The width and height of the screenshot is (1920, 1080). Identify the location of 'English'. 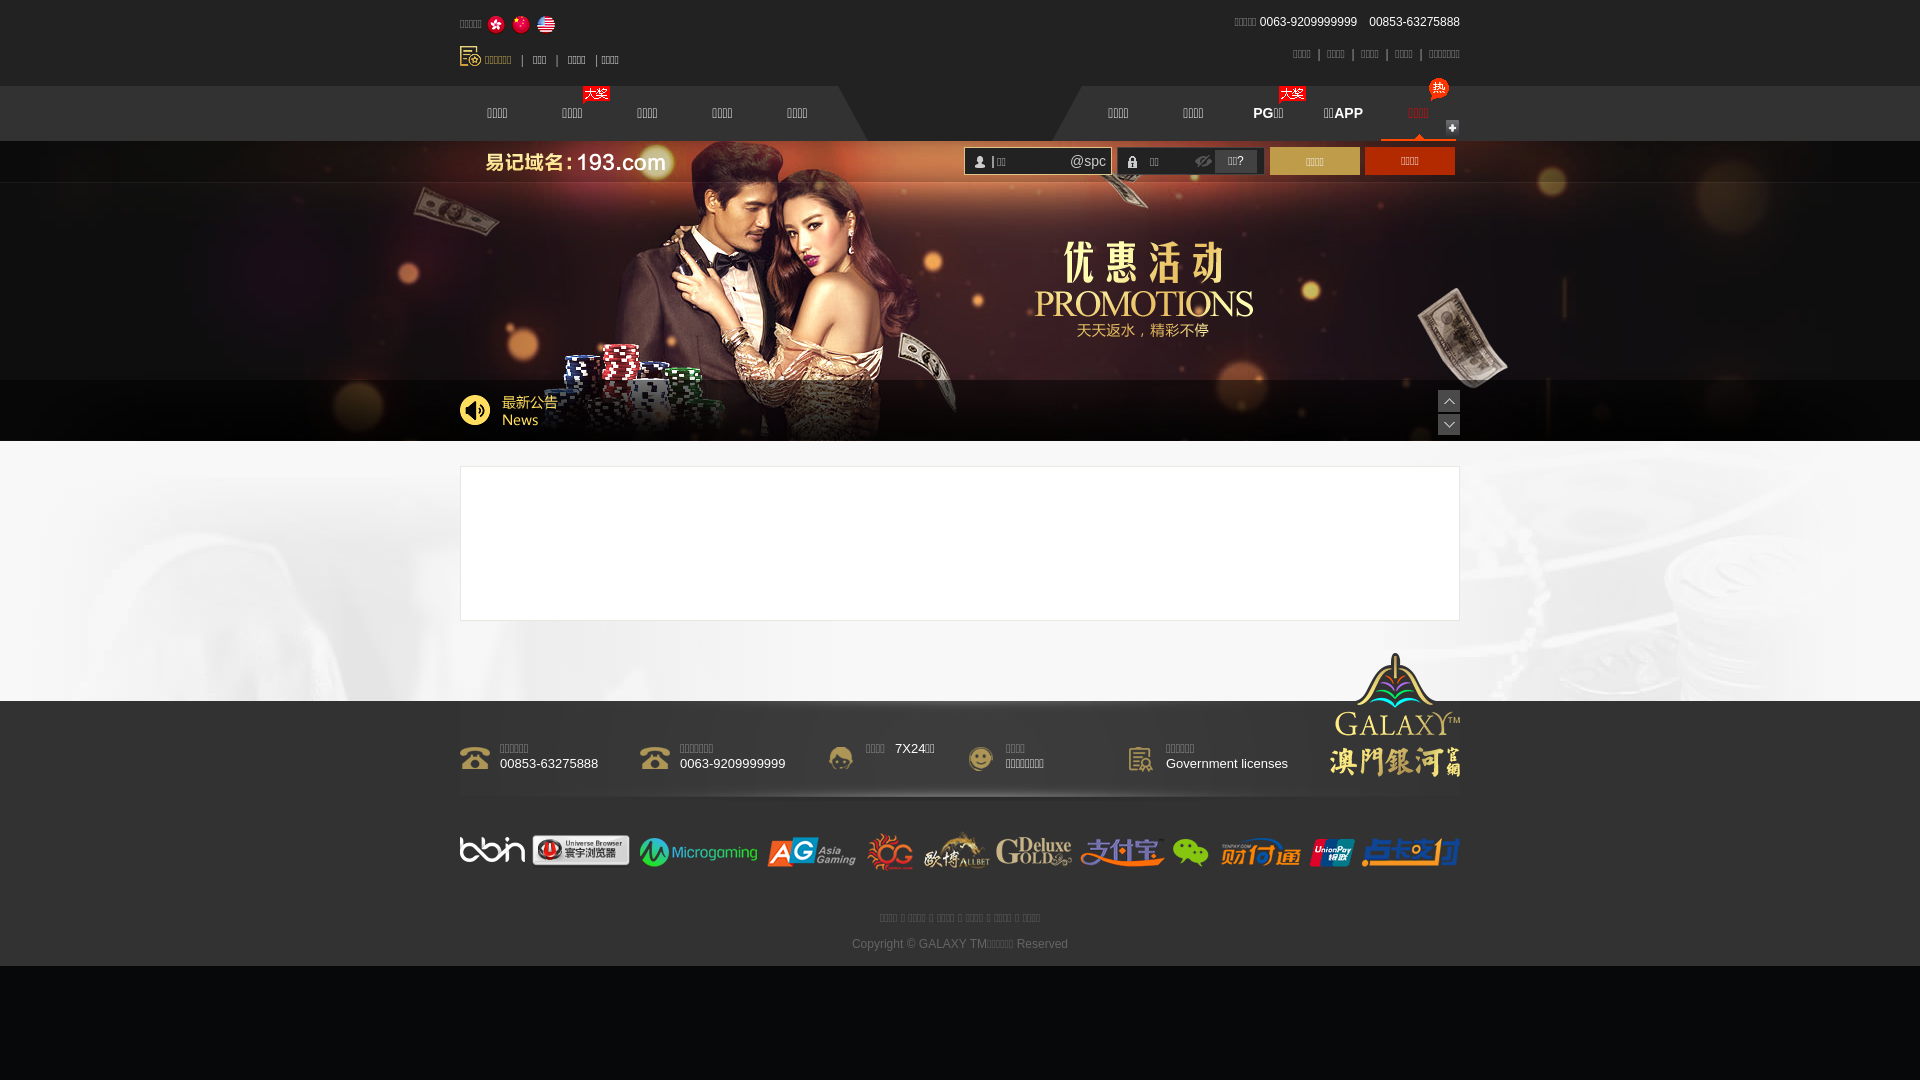
(546, 24).